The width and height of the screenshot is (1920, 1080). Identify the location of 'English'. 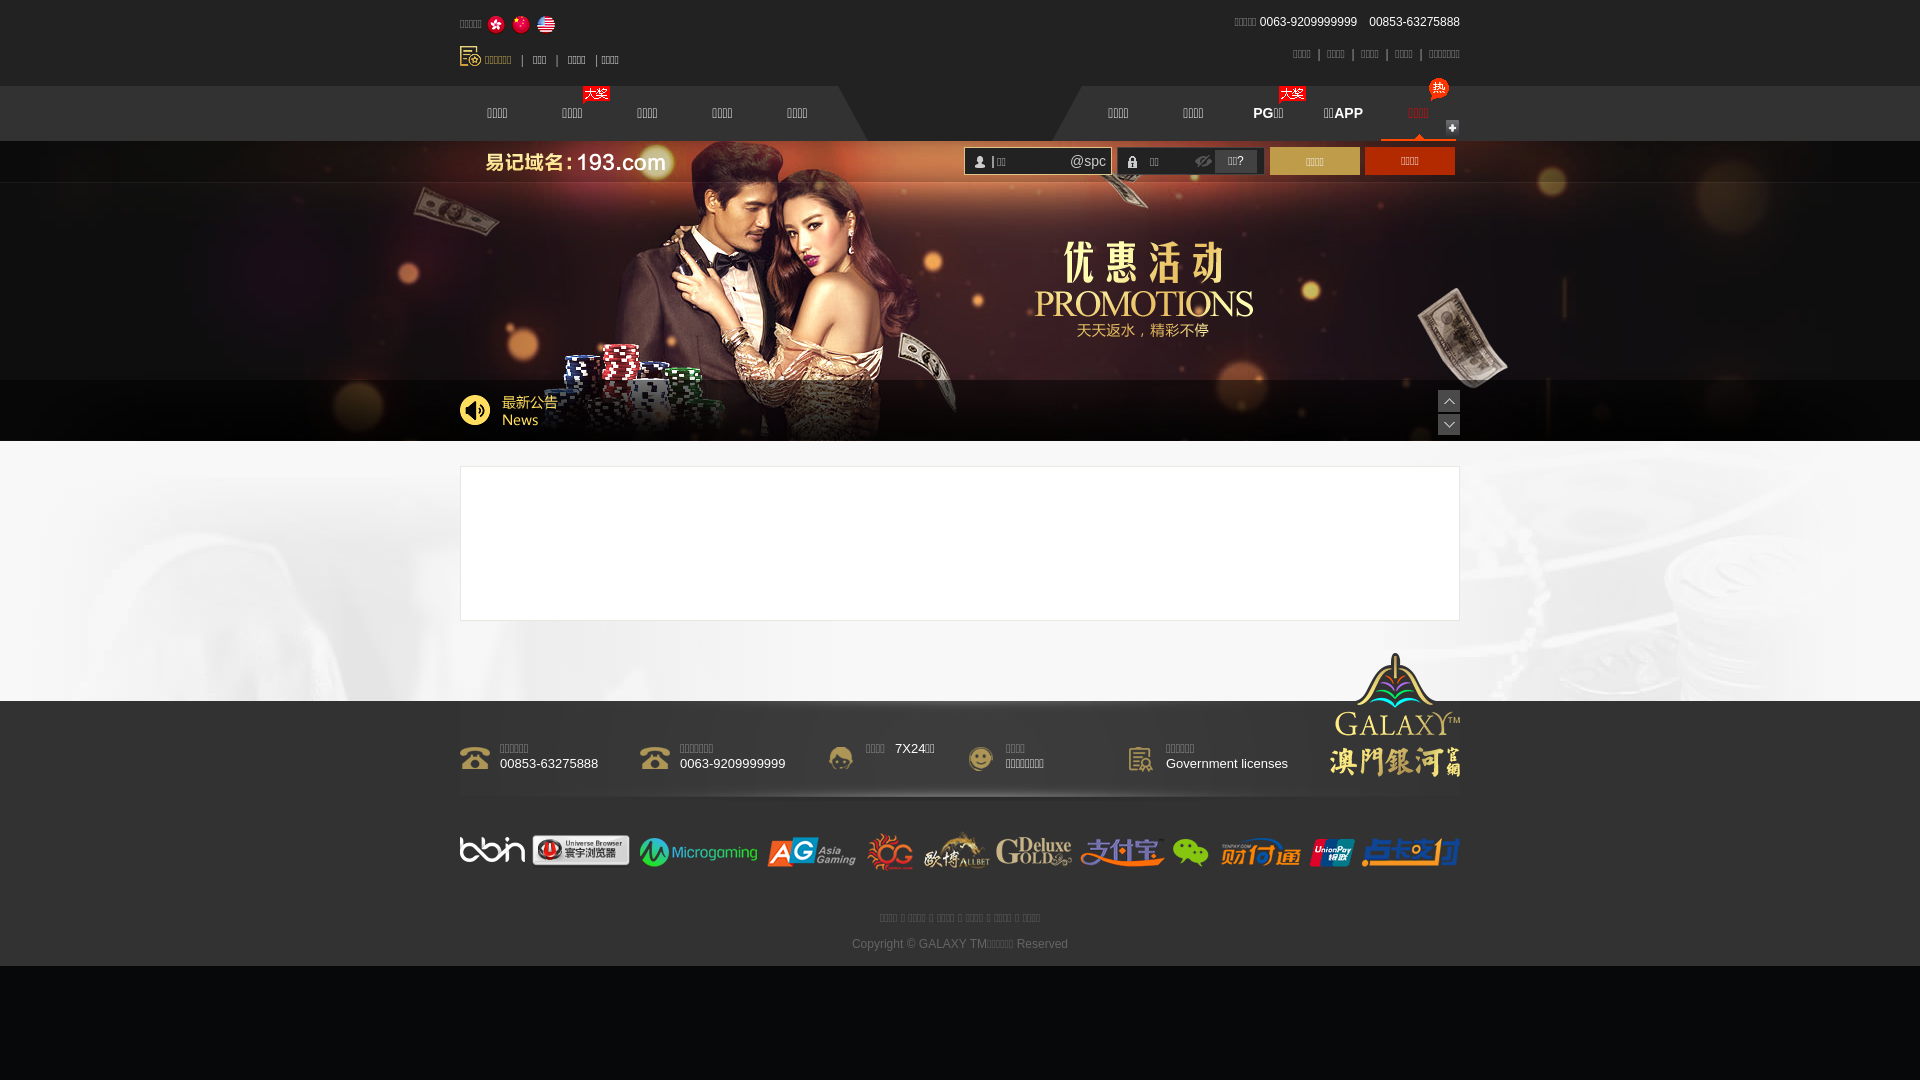
(546, 24).